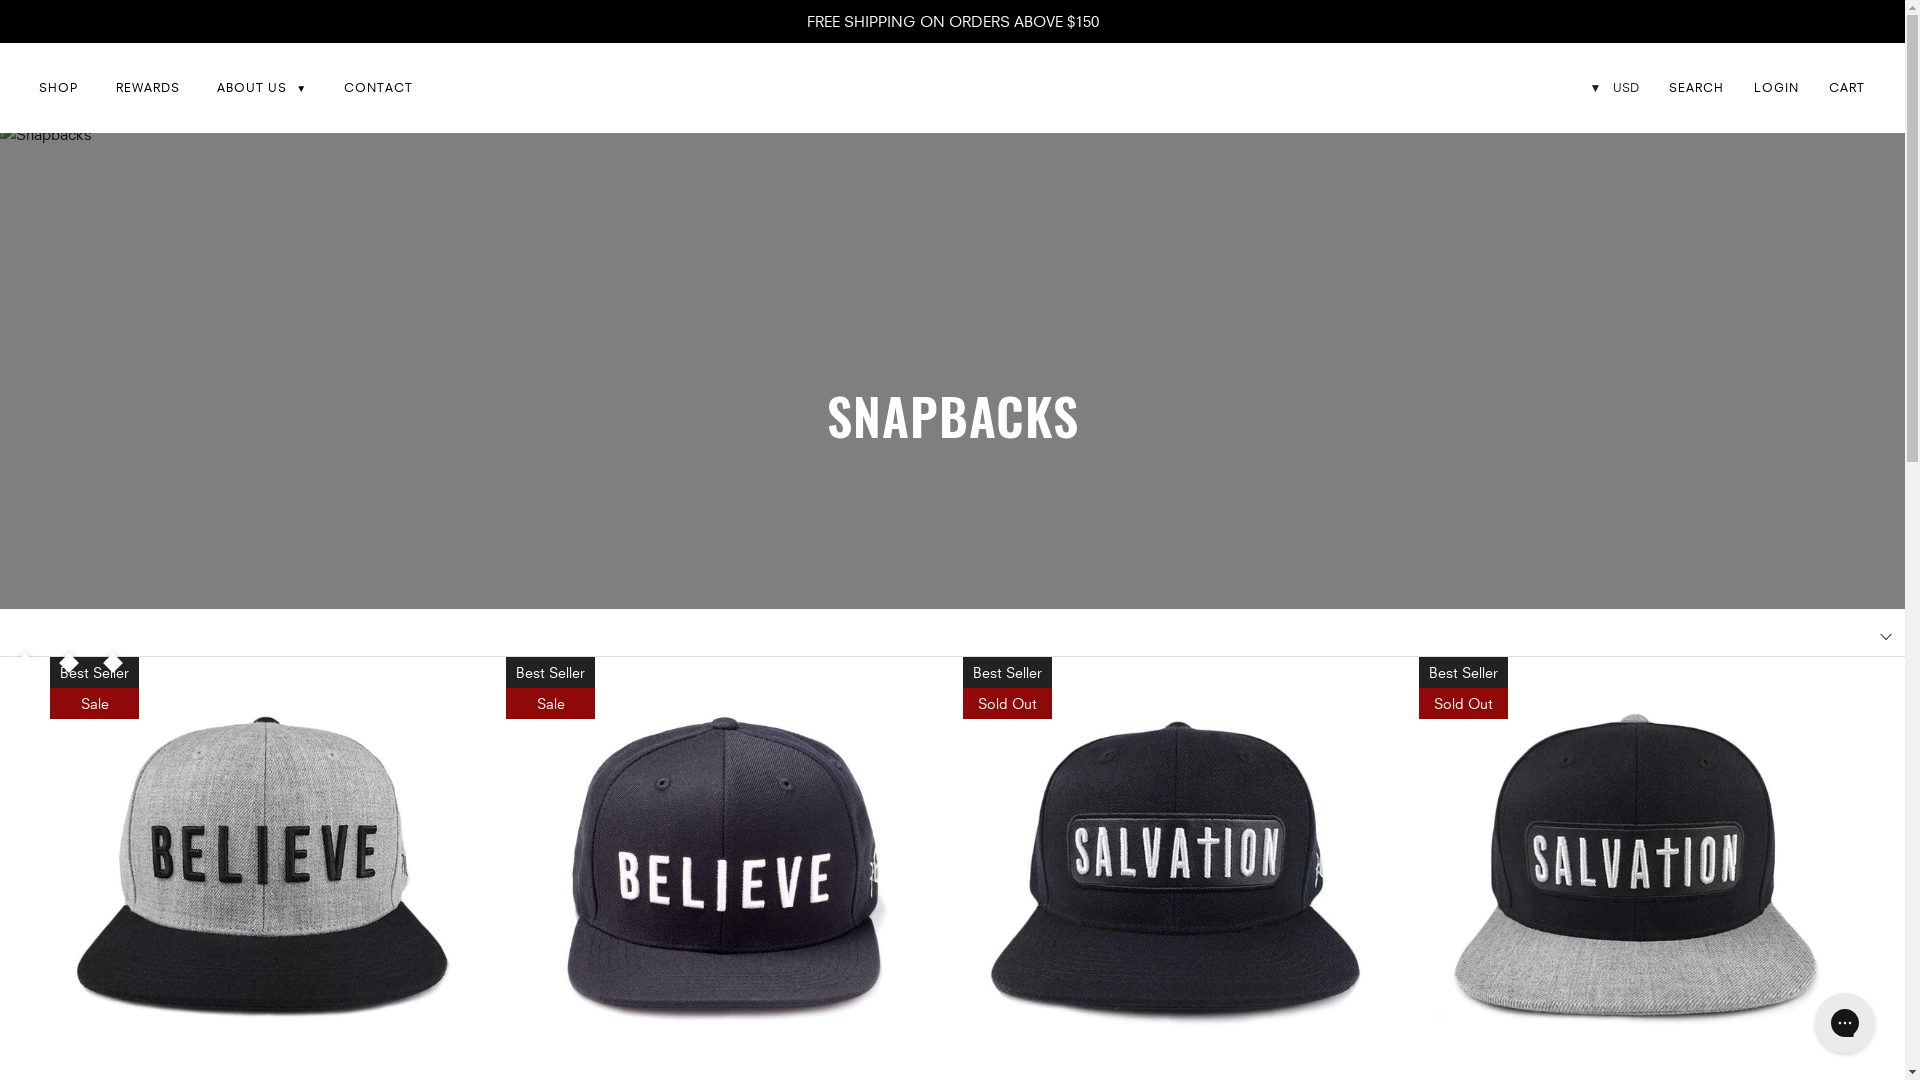  Describe the element at coordinates (1843, 1022) in the screenshot. I see `'Gorgias live chat messenger'` at that location.